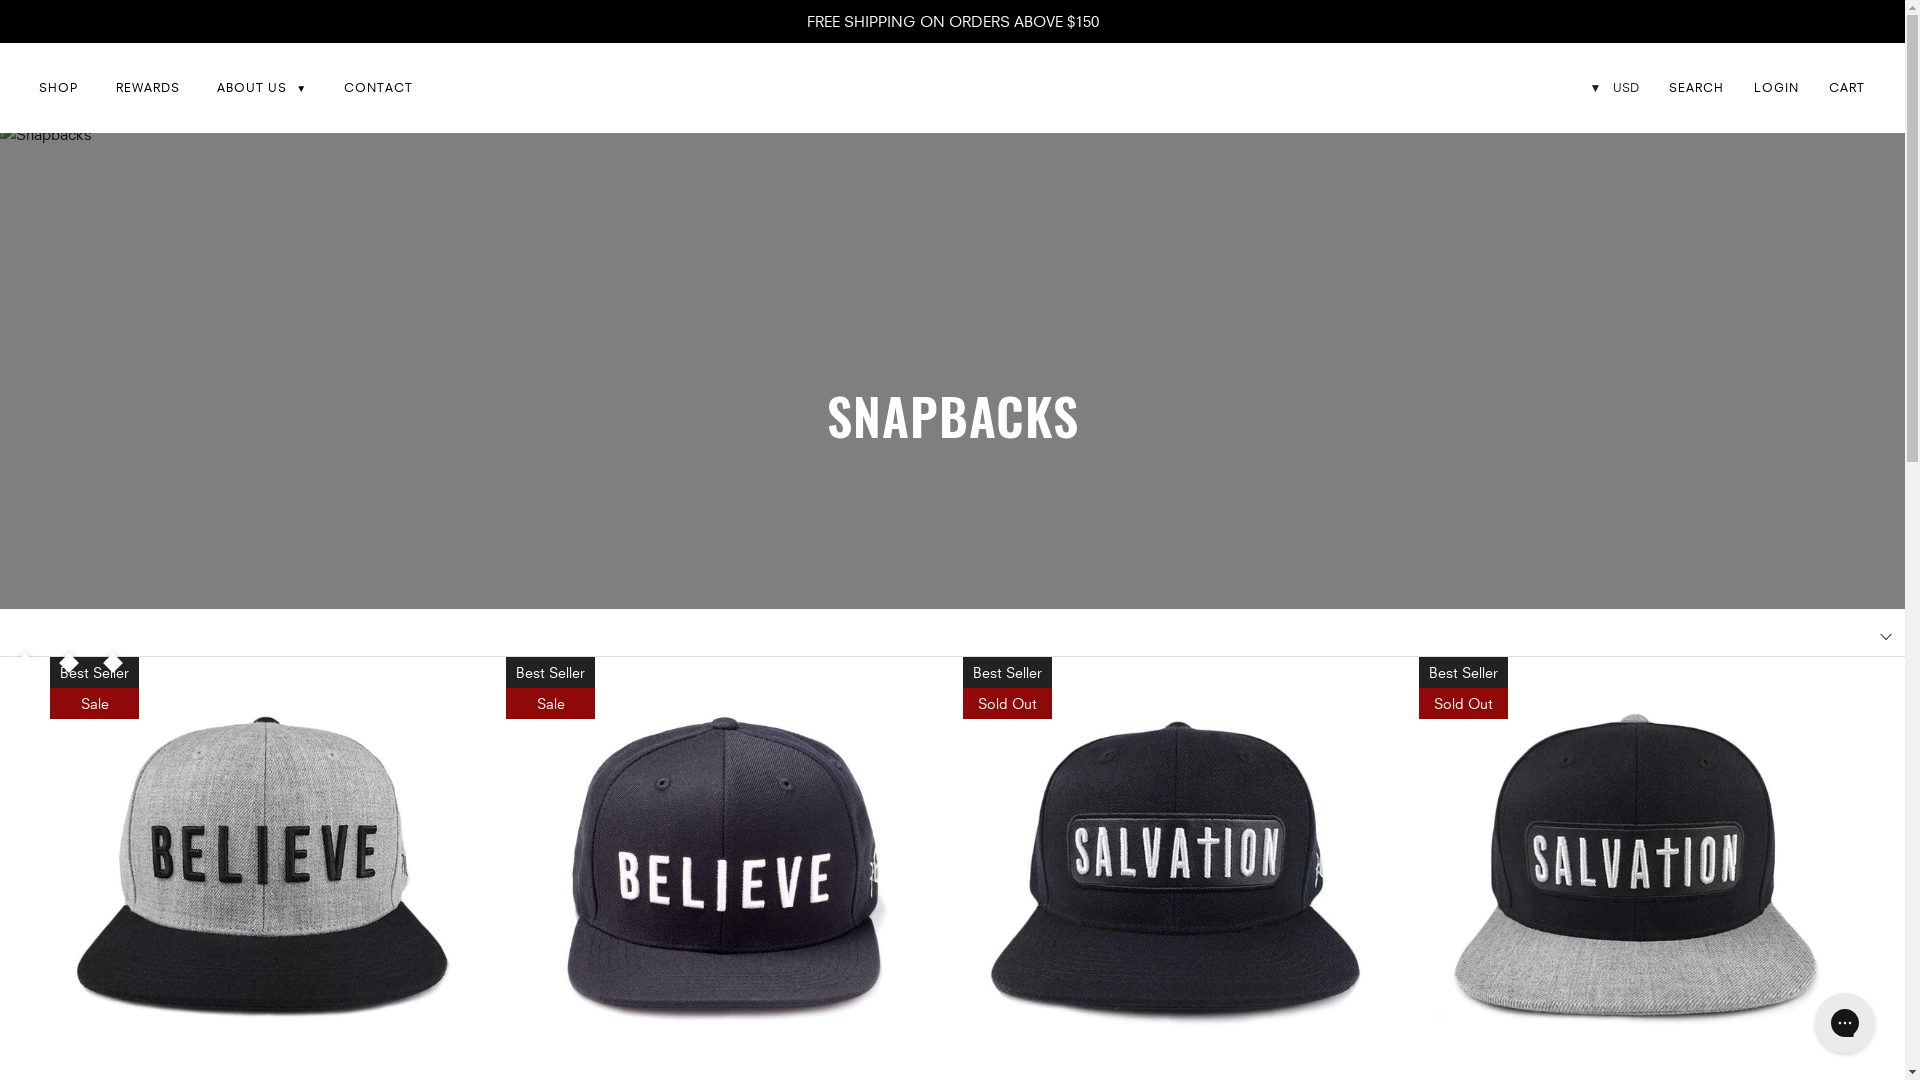  Describe the element at coordinates (1843, 1022) in the screenshot. I see `'Gorgias live chat messenger'` at that location.